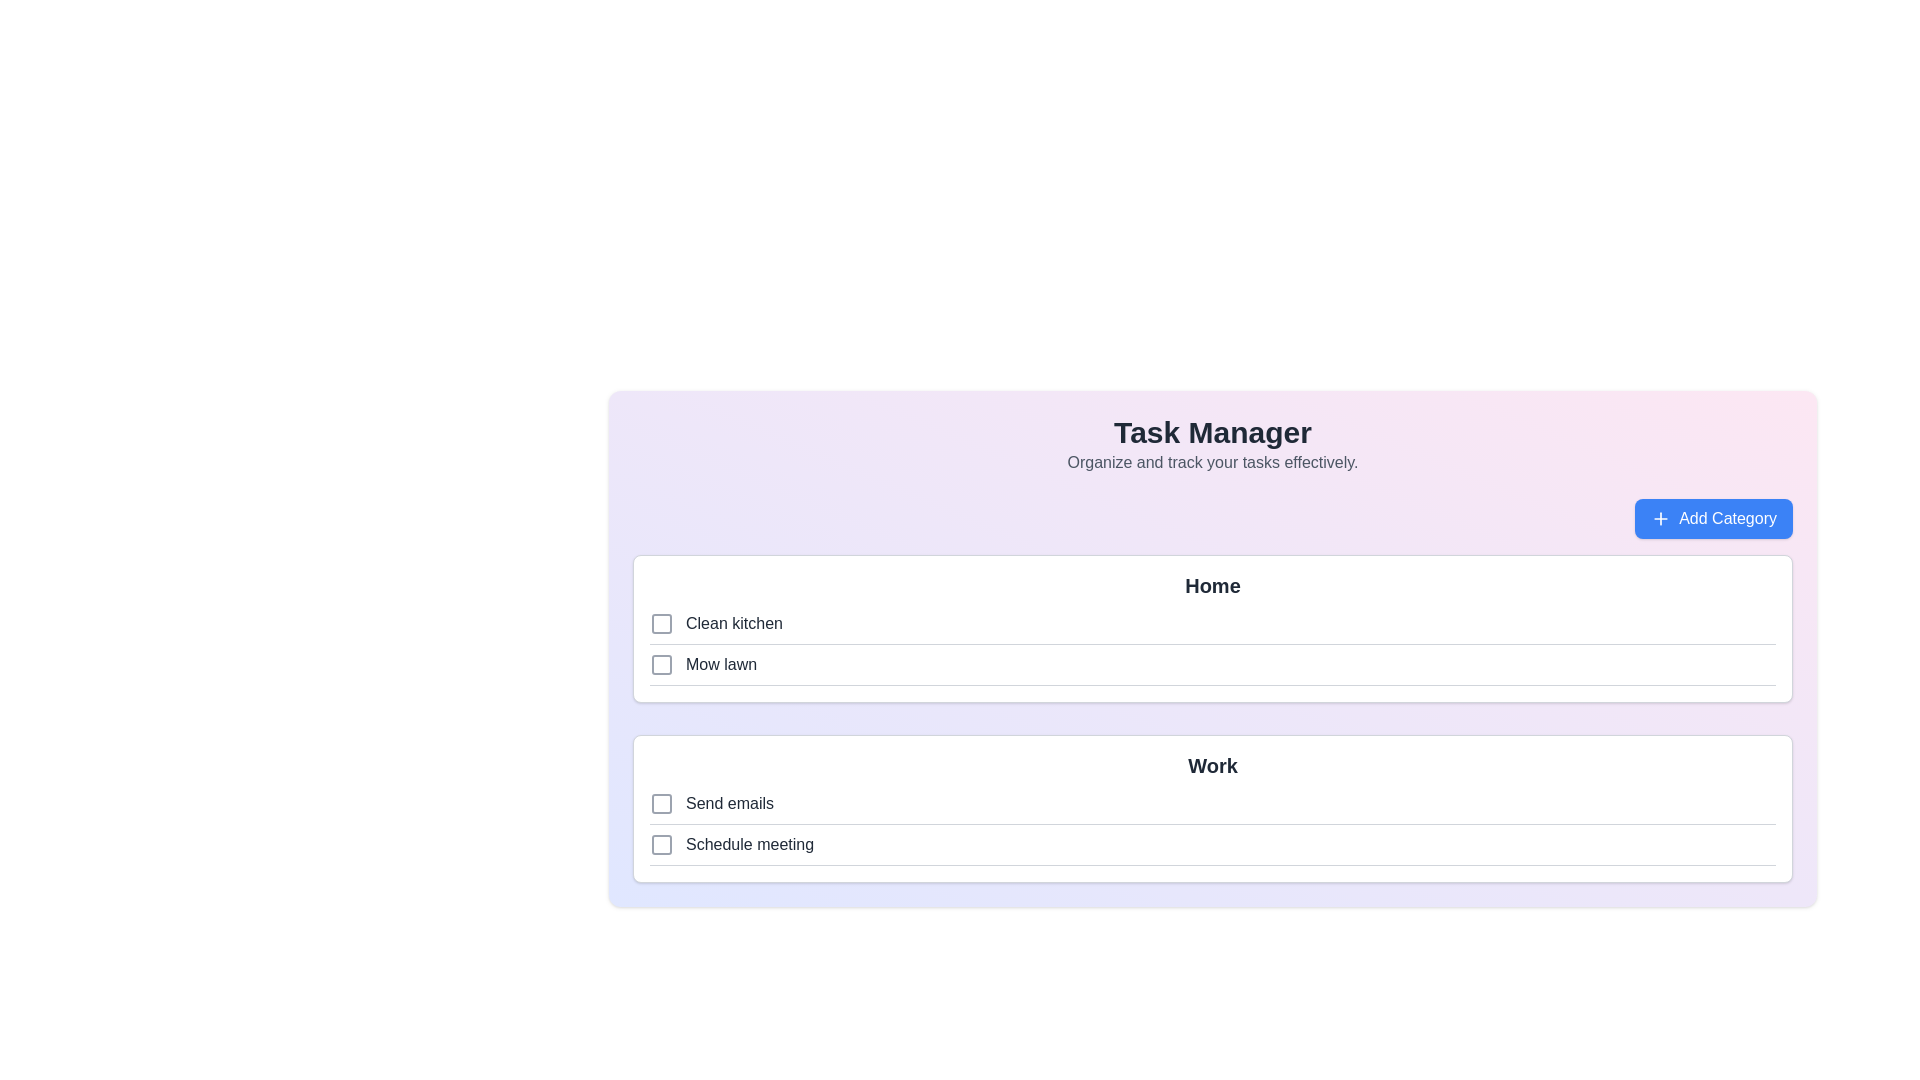 The image size is (1920, 1080). Describe the element at coordinates (1212, 848) in the screenshot. I see `task description for the list item labeled 'Schedule meeting', which is the second item in the 'Work' category and includes a checkbox input` at that location.